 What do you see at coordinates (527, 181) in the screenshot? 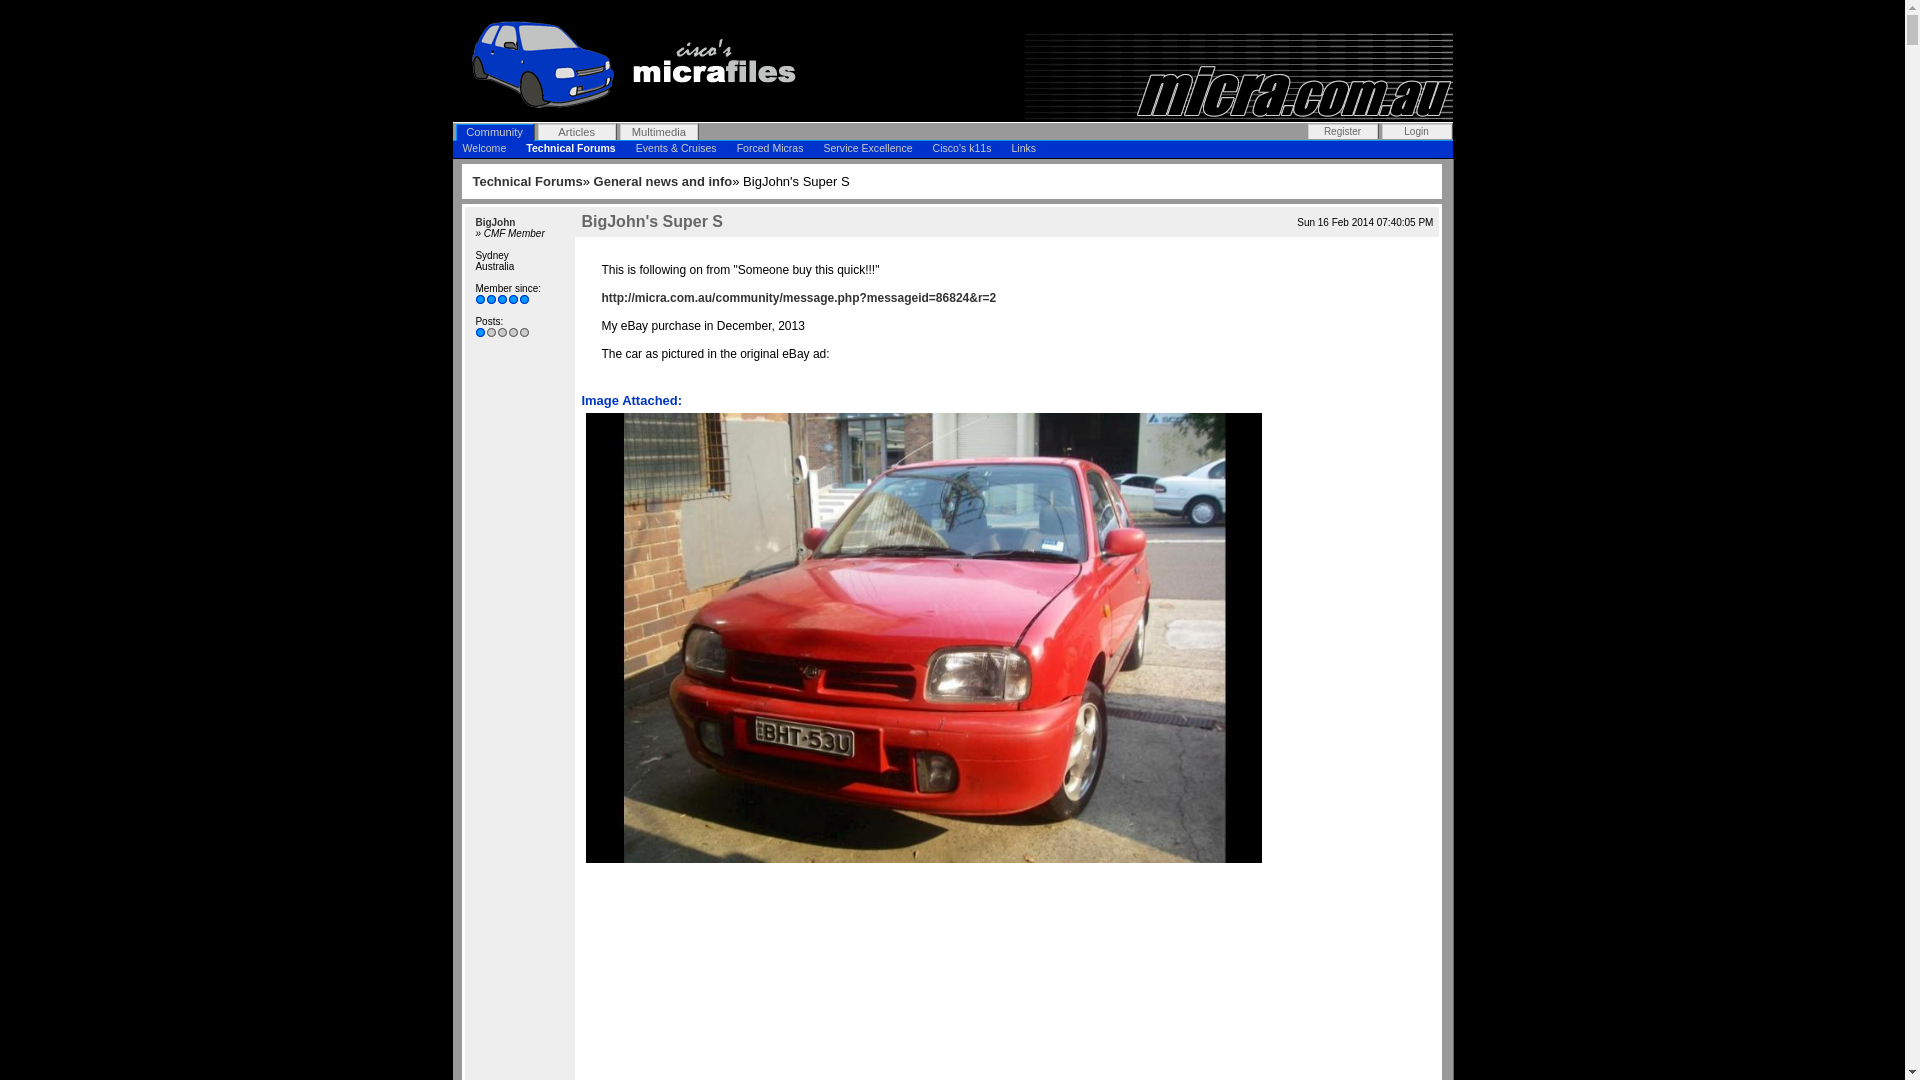
I see `'Technical Forums'` at bounding box center [527, 181].